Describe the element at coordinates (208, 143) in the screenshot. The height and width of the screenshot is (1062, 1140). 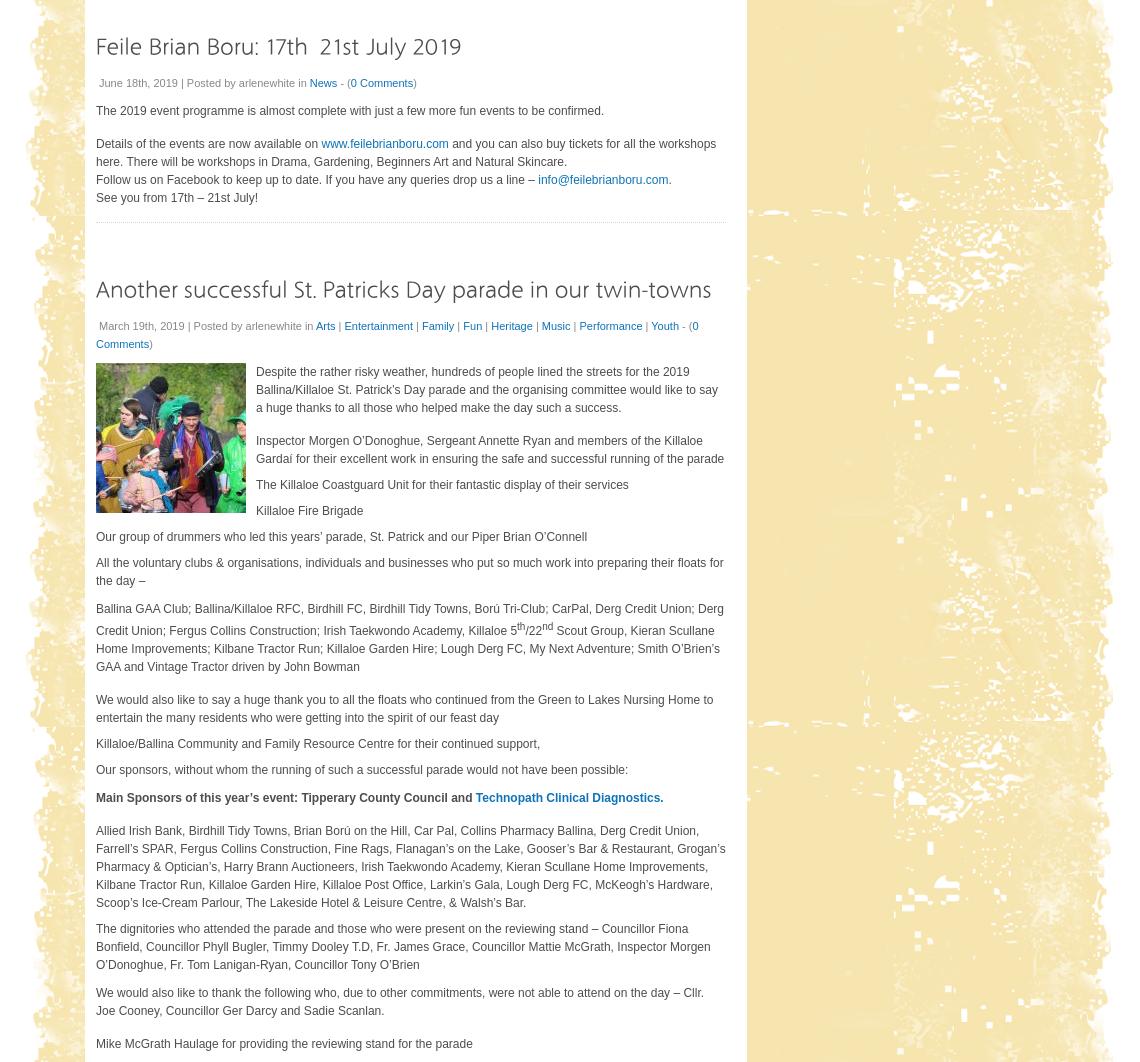
I see `'Details of the events are now available on'` at that location.